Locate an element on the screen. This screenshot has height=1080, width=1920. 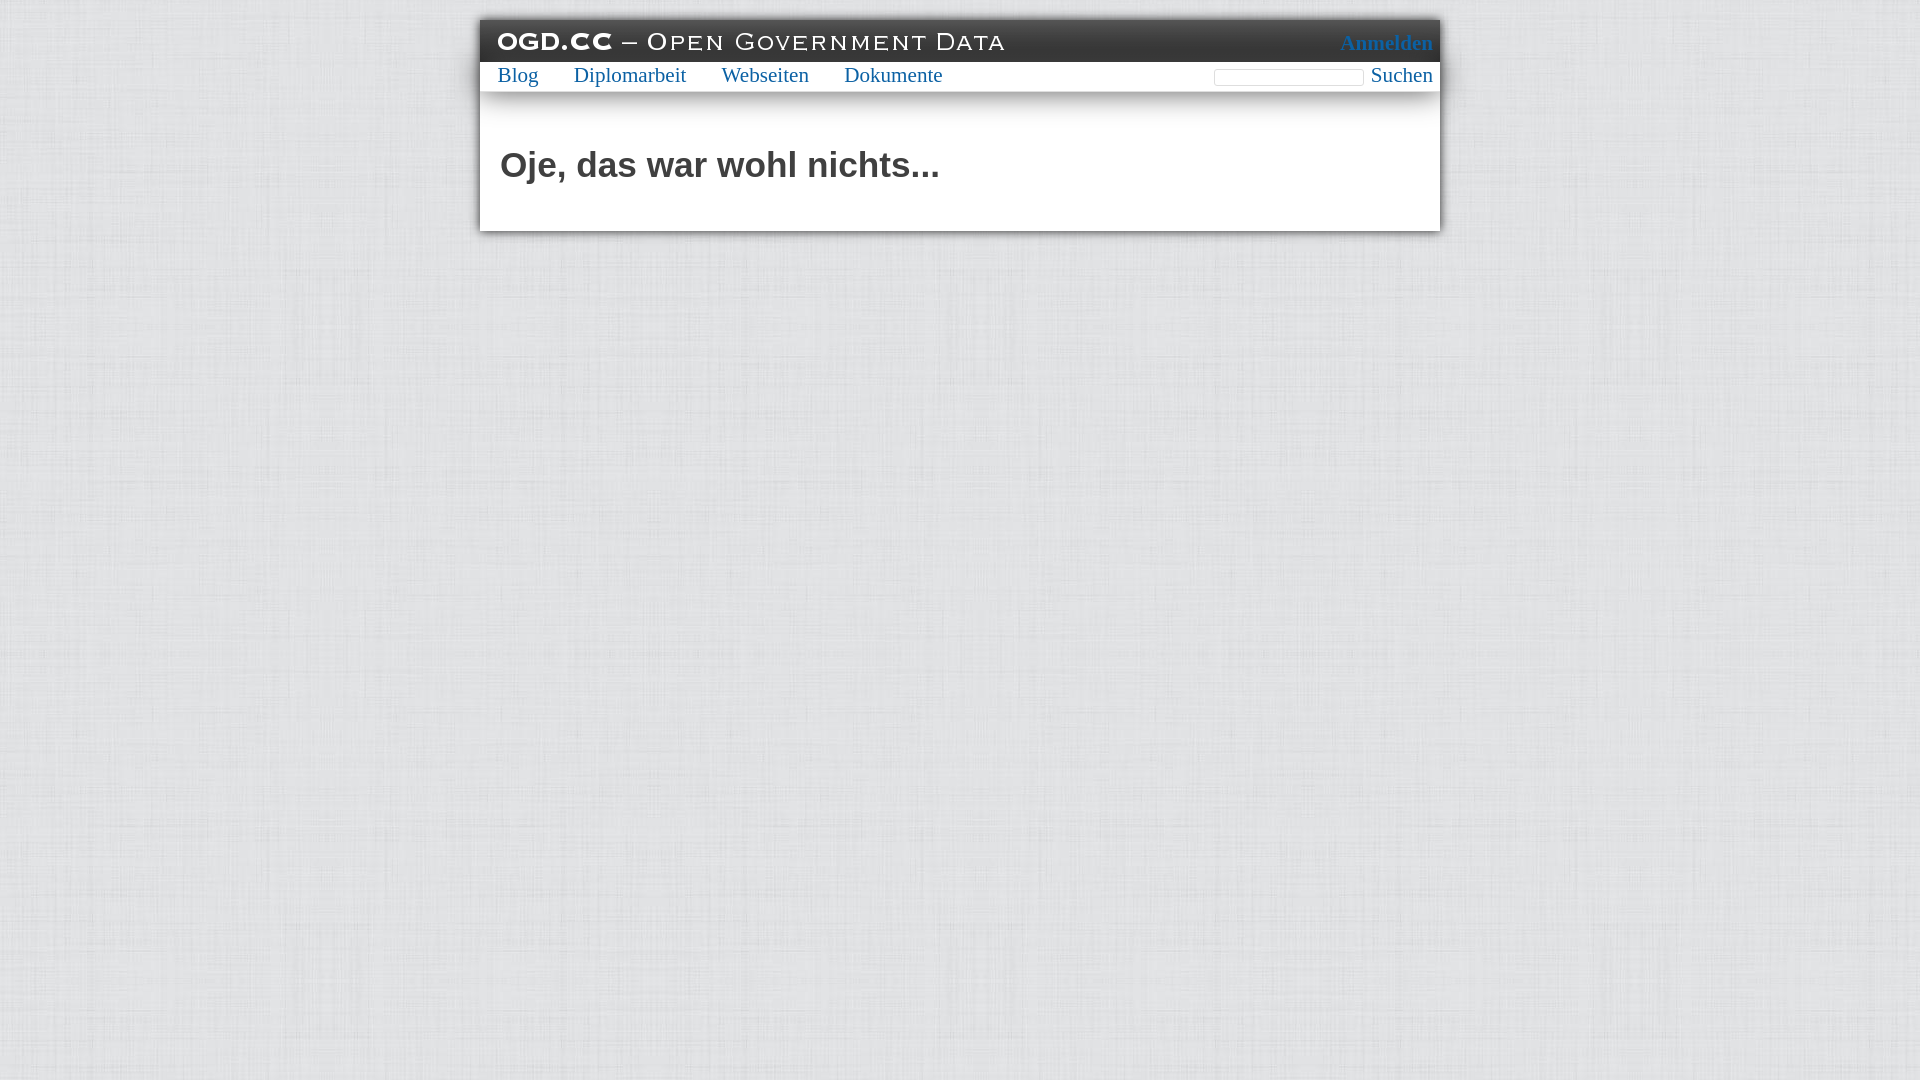
'Dokumente' is located at coordinates (892, 73).